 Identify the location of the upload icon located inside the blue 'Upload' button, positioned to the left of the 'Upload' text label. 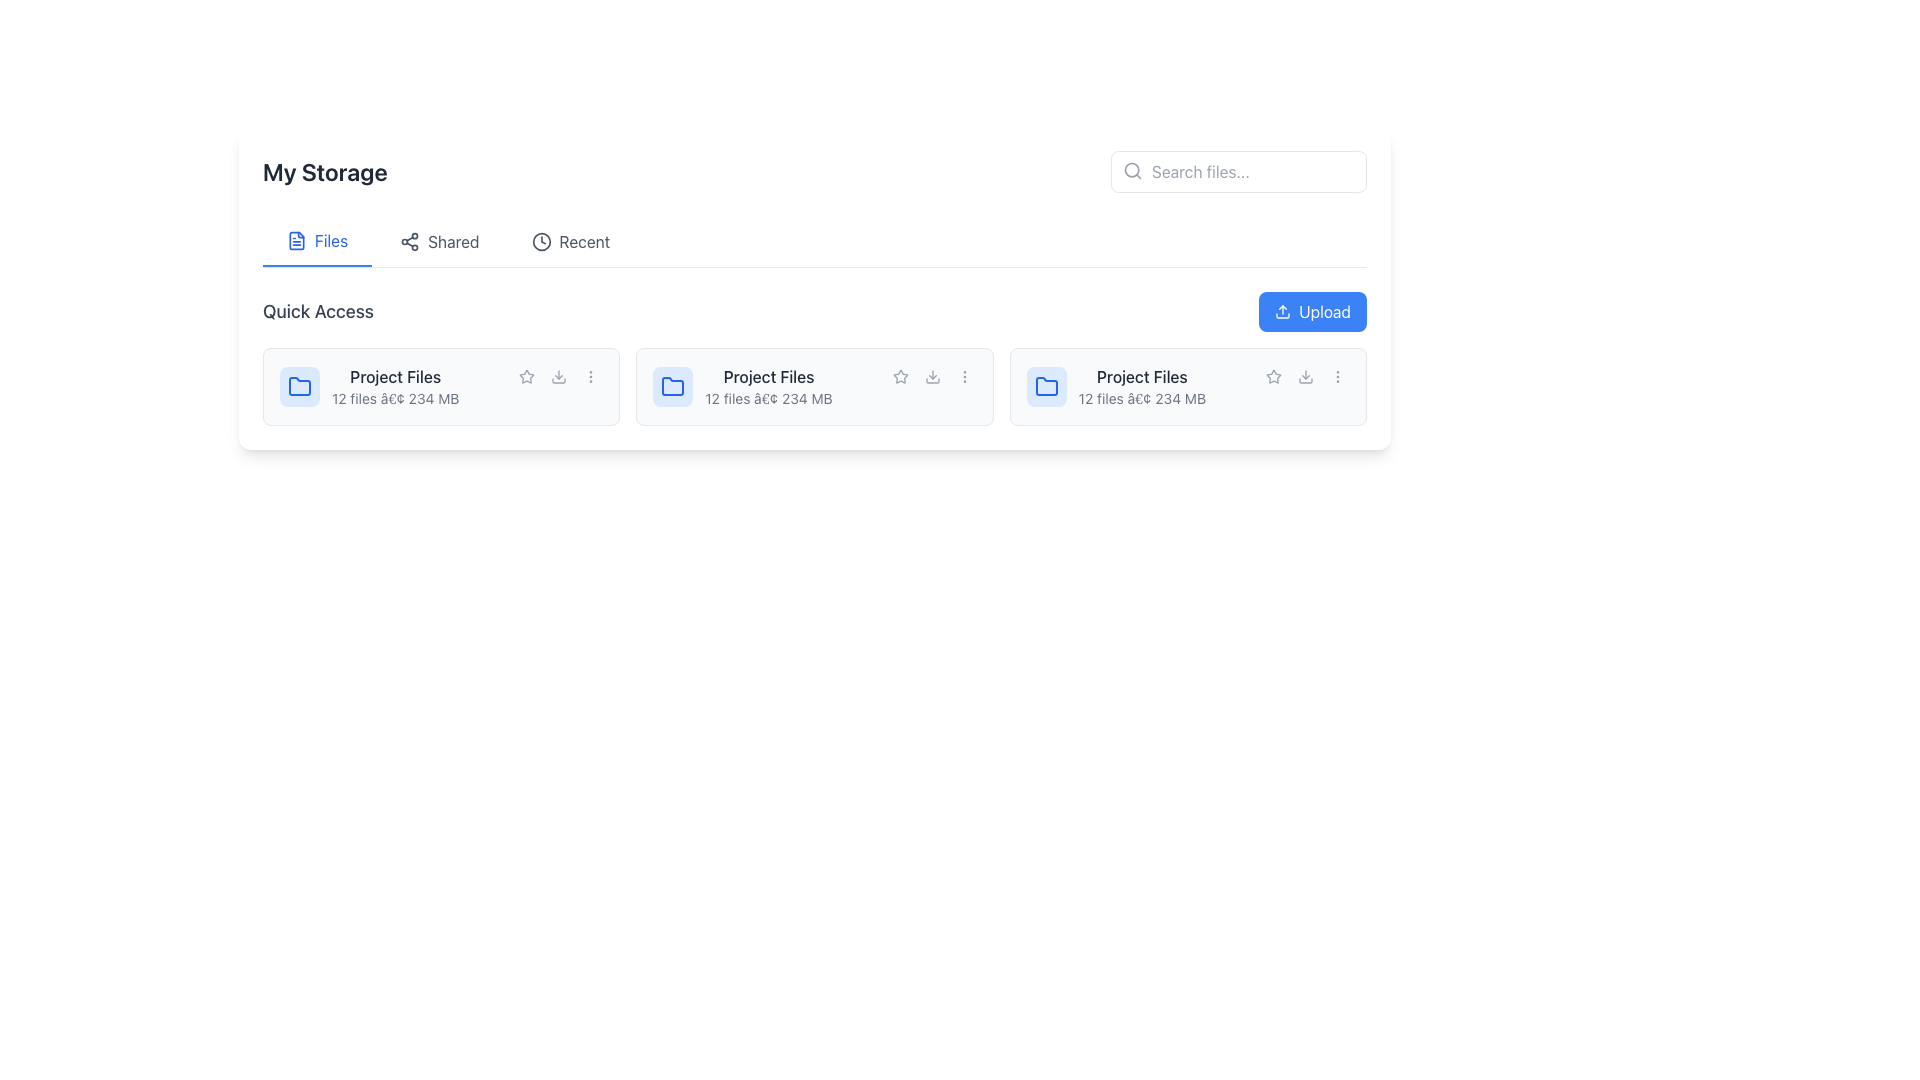
(1283, 312).